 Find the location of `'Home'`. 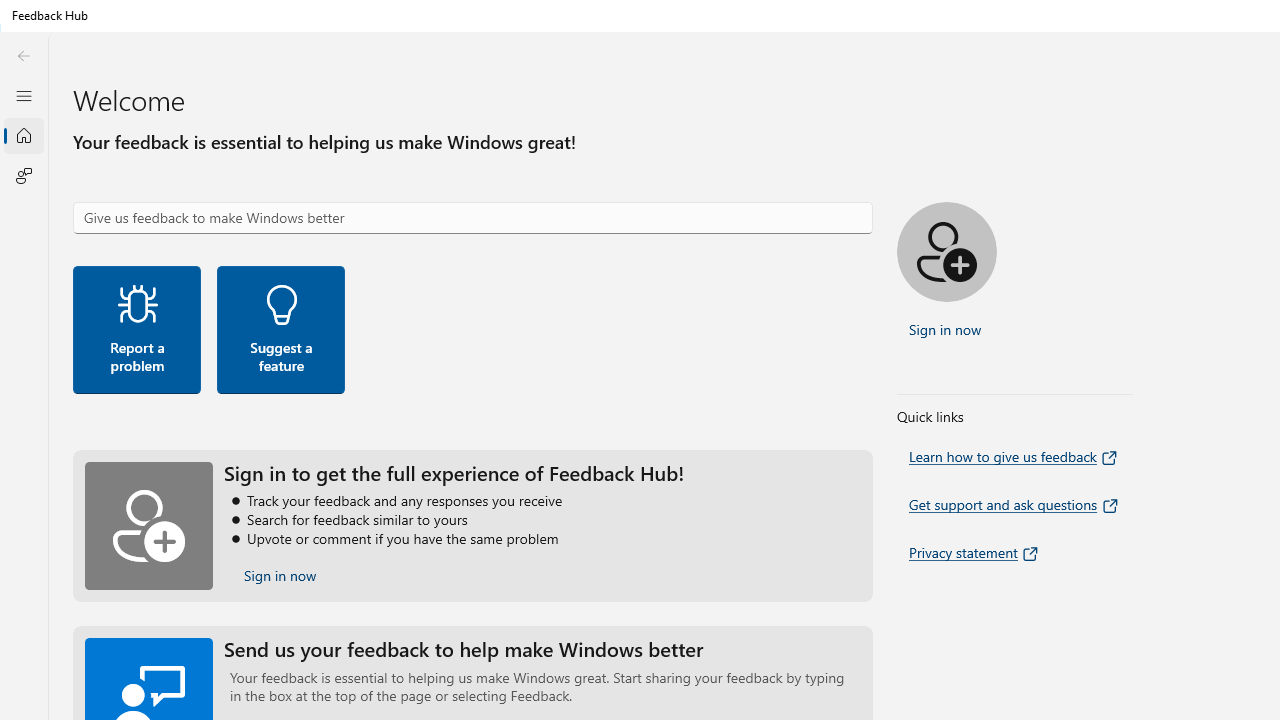

'Home' is located at coordinates (23, 135).